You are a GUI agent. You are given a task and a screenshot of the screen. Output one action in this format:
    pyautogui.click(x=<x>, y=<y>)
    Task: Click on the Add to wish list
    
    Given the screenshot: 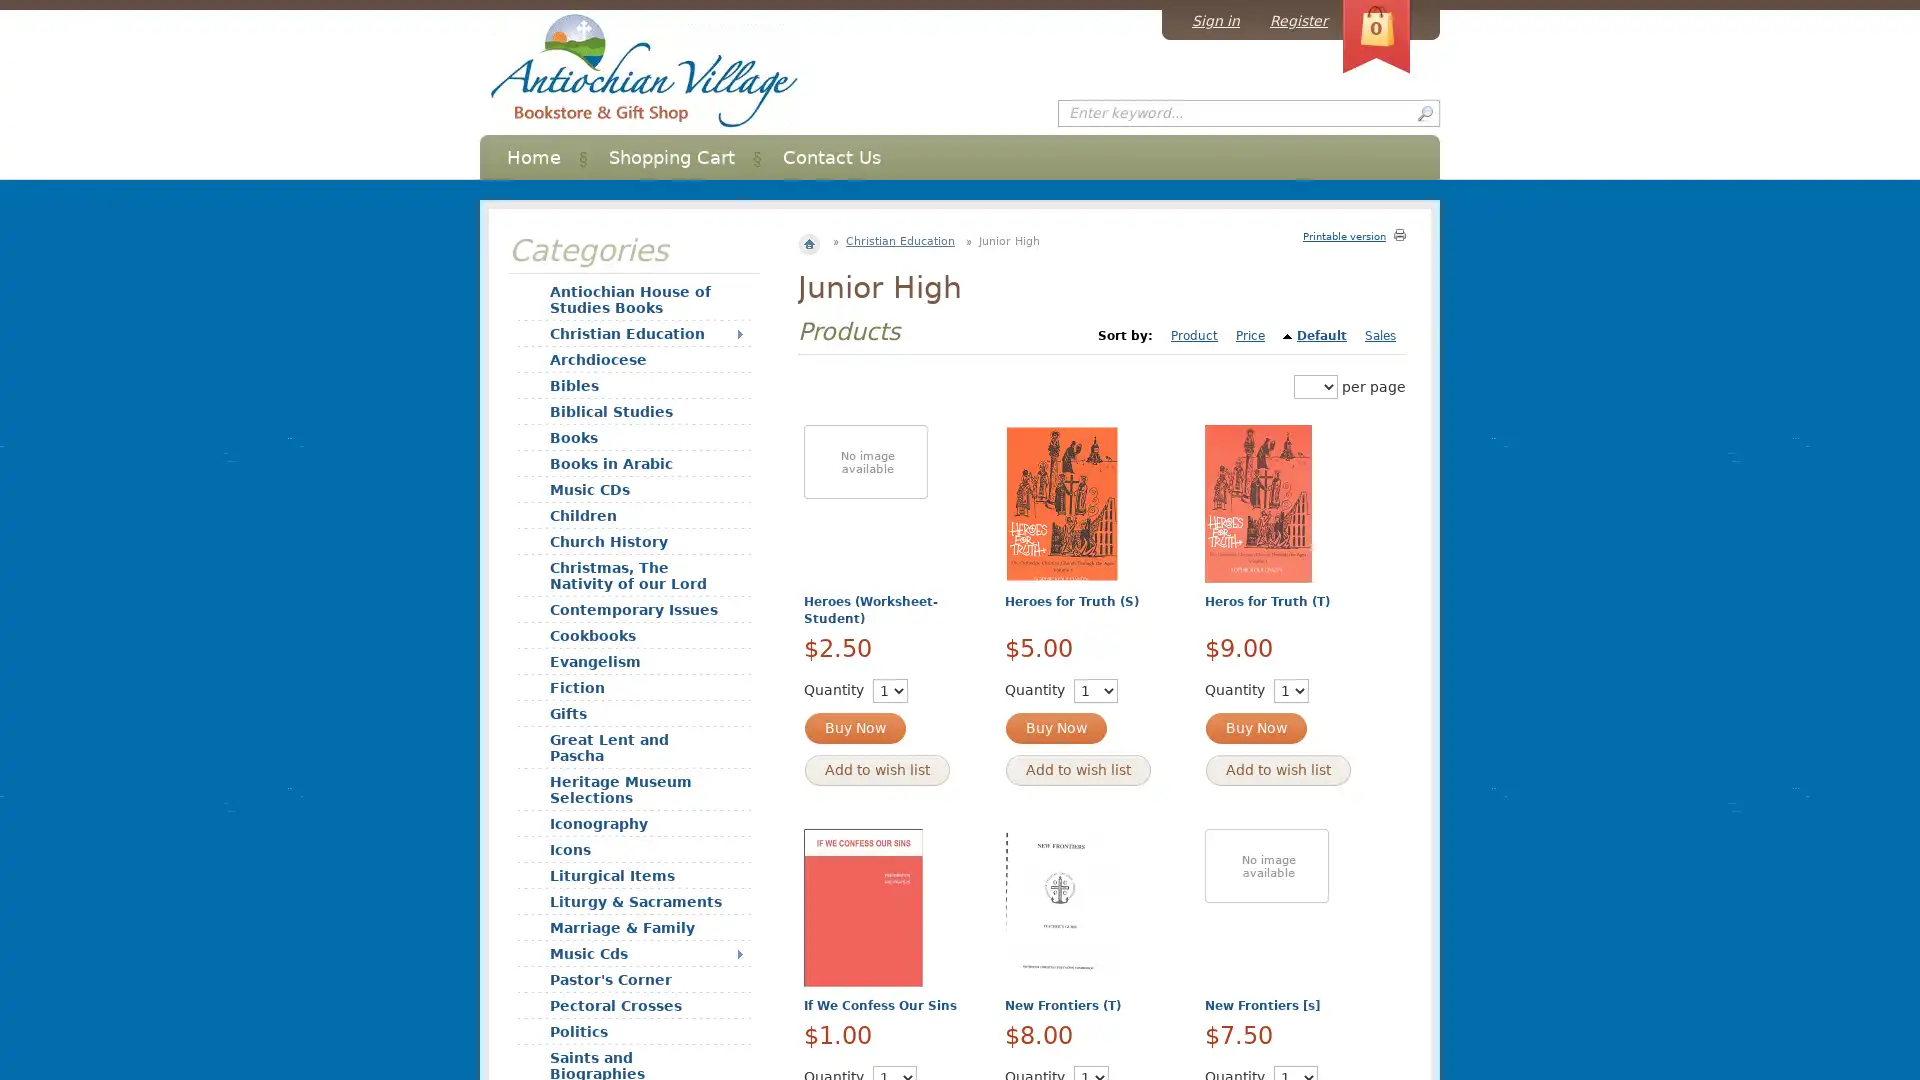 What is the action you would take?
    pyautogui.click(x=1076, y=769)
    